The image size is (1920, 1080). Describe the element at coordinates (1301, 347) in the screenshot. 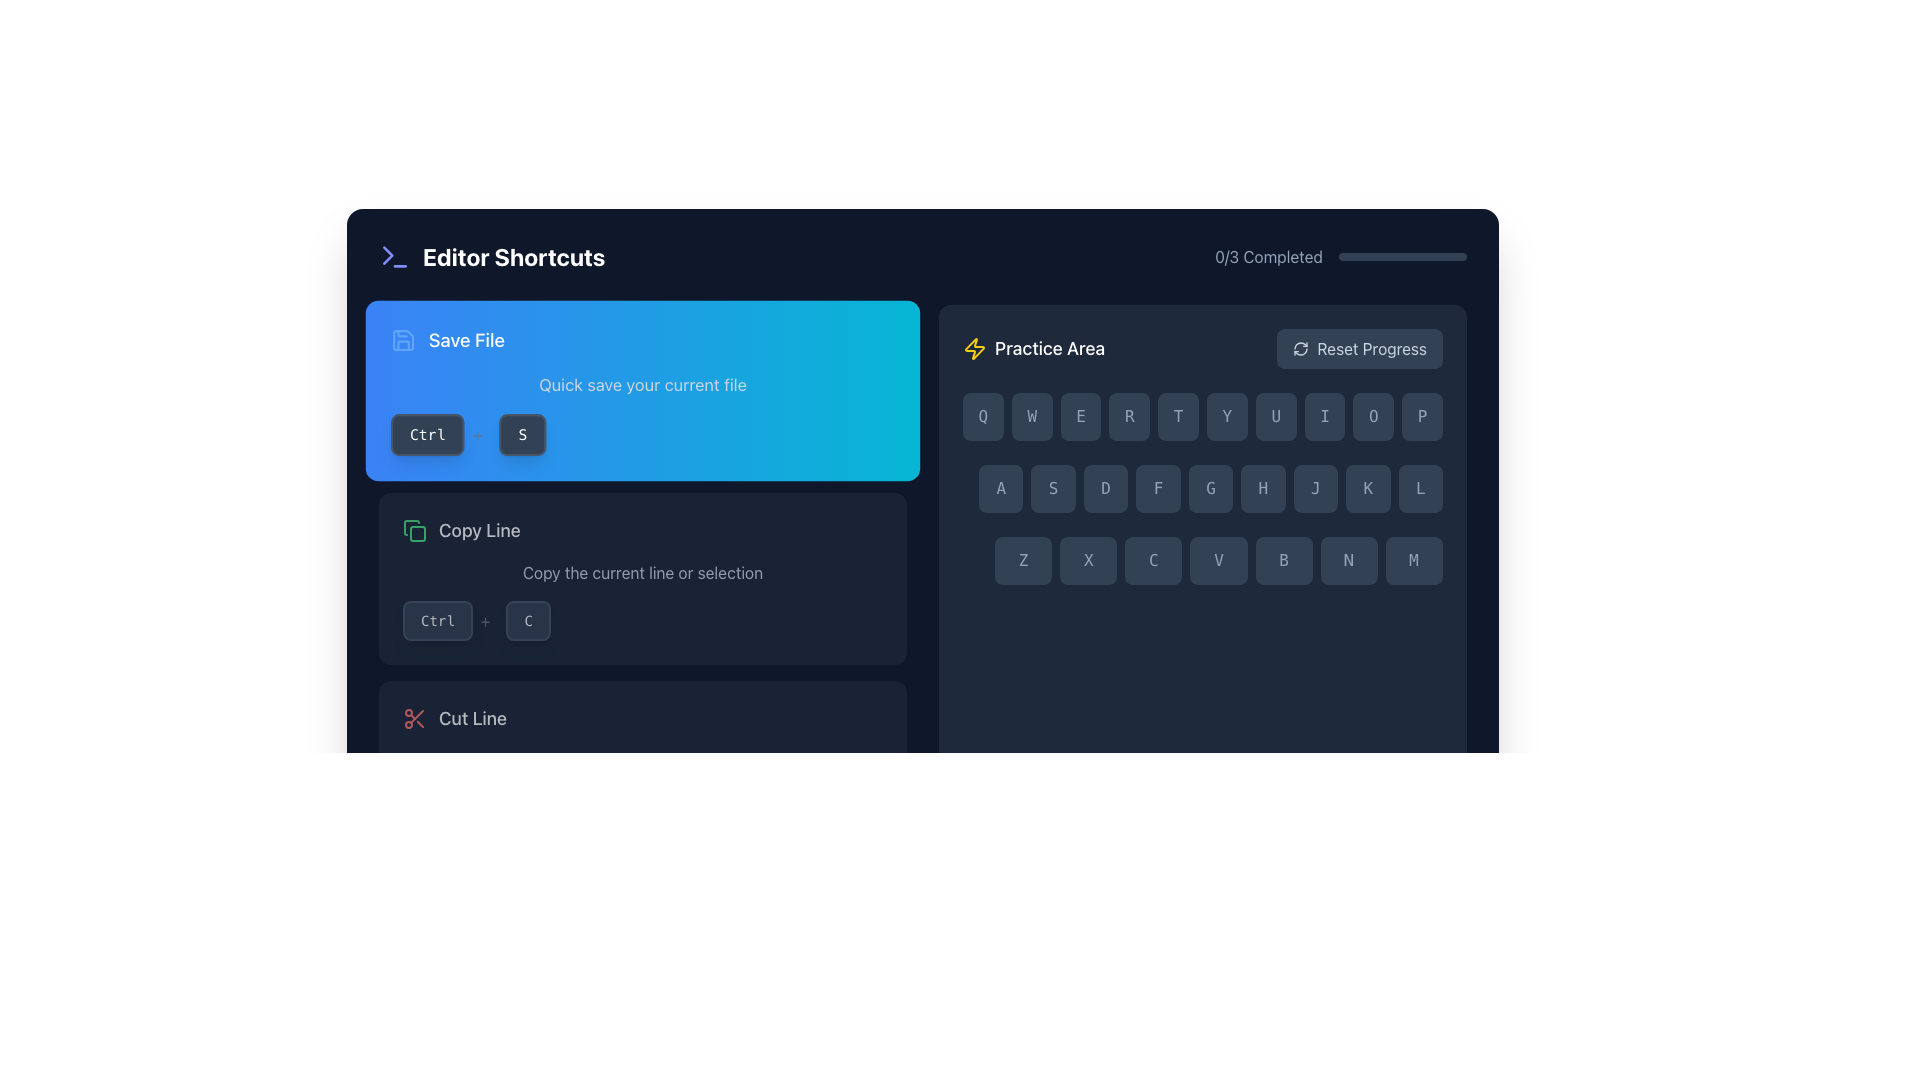

I see `the refresh icon, which is styled with thin strokes and features circular arrows, located within the button labeled 'Reset Progress' on the top-right corner of the user interface` at that location.